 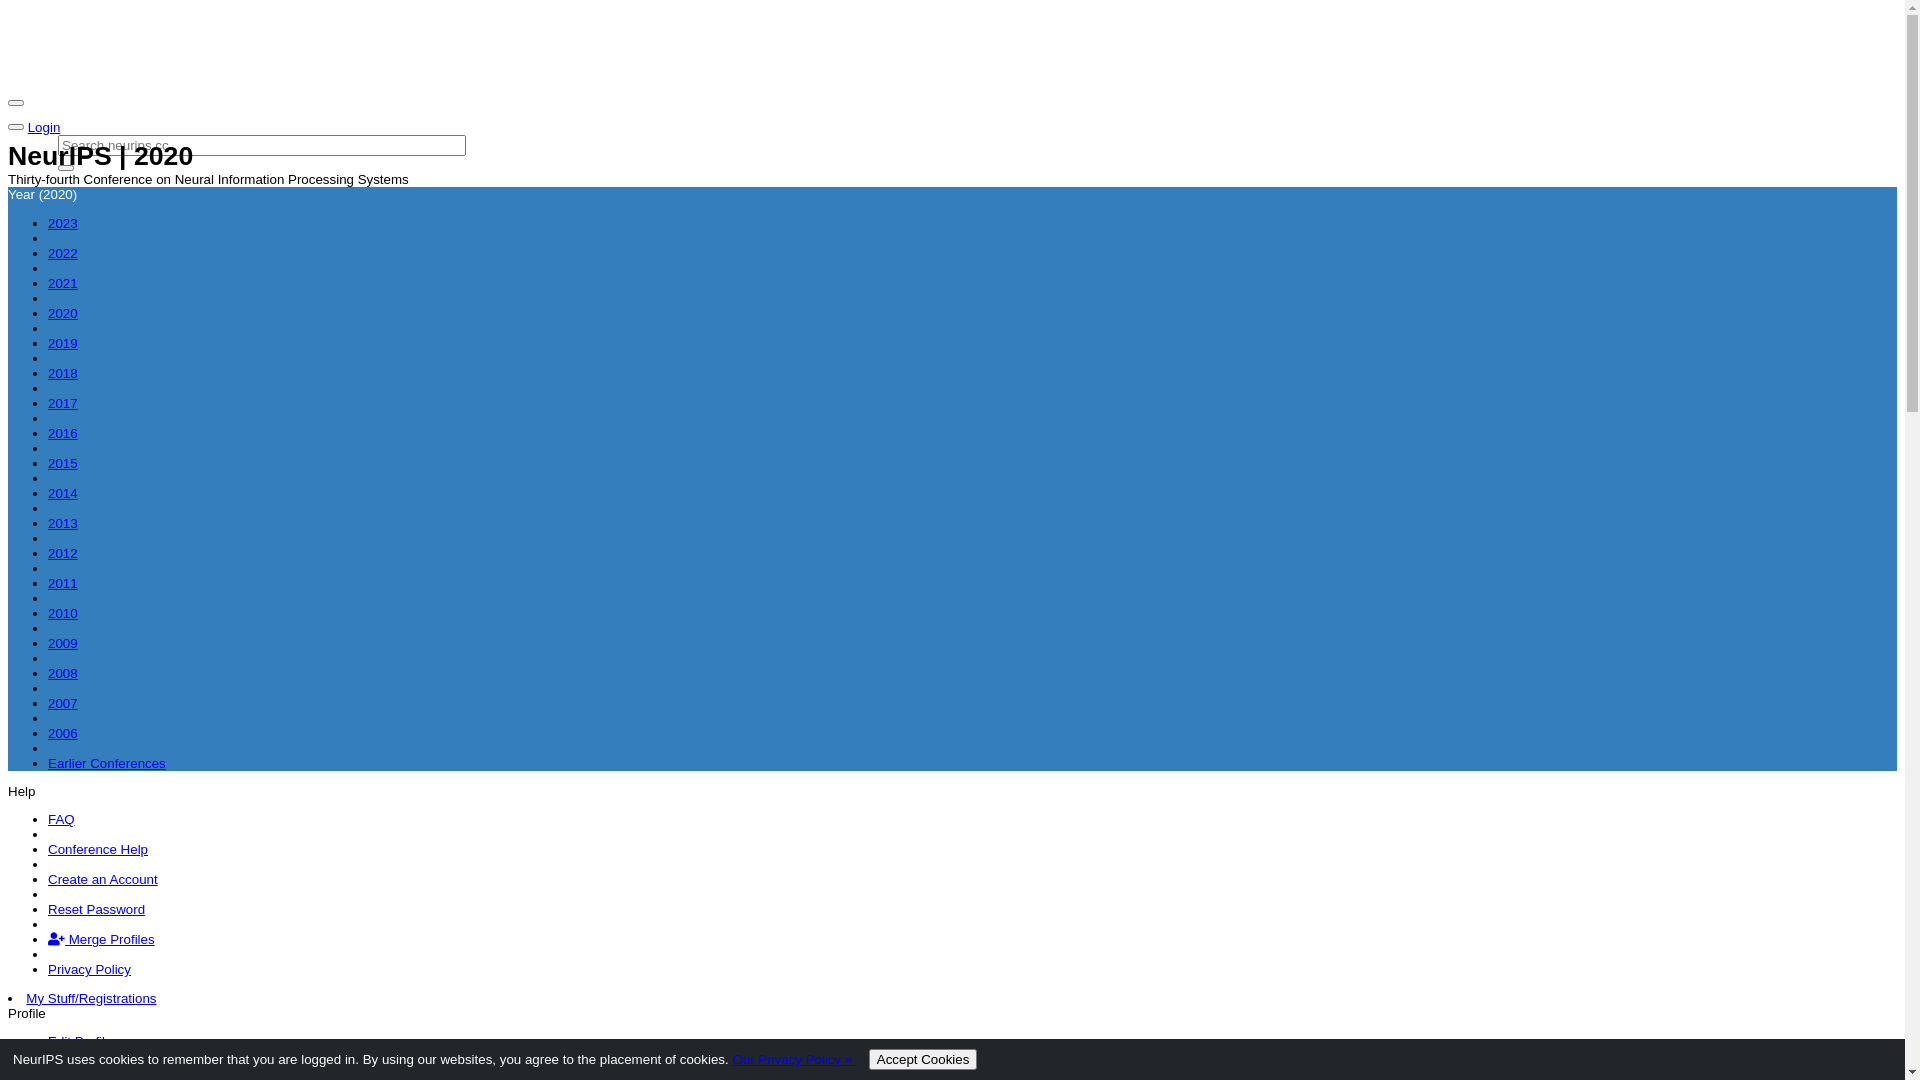 What do you see at coordinates (48, 313) in the screenshot?
I see `'2020'` at bounding box center [48, 313].